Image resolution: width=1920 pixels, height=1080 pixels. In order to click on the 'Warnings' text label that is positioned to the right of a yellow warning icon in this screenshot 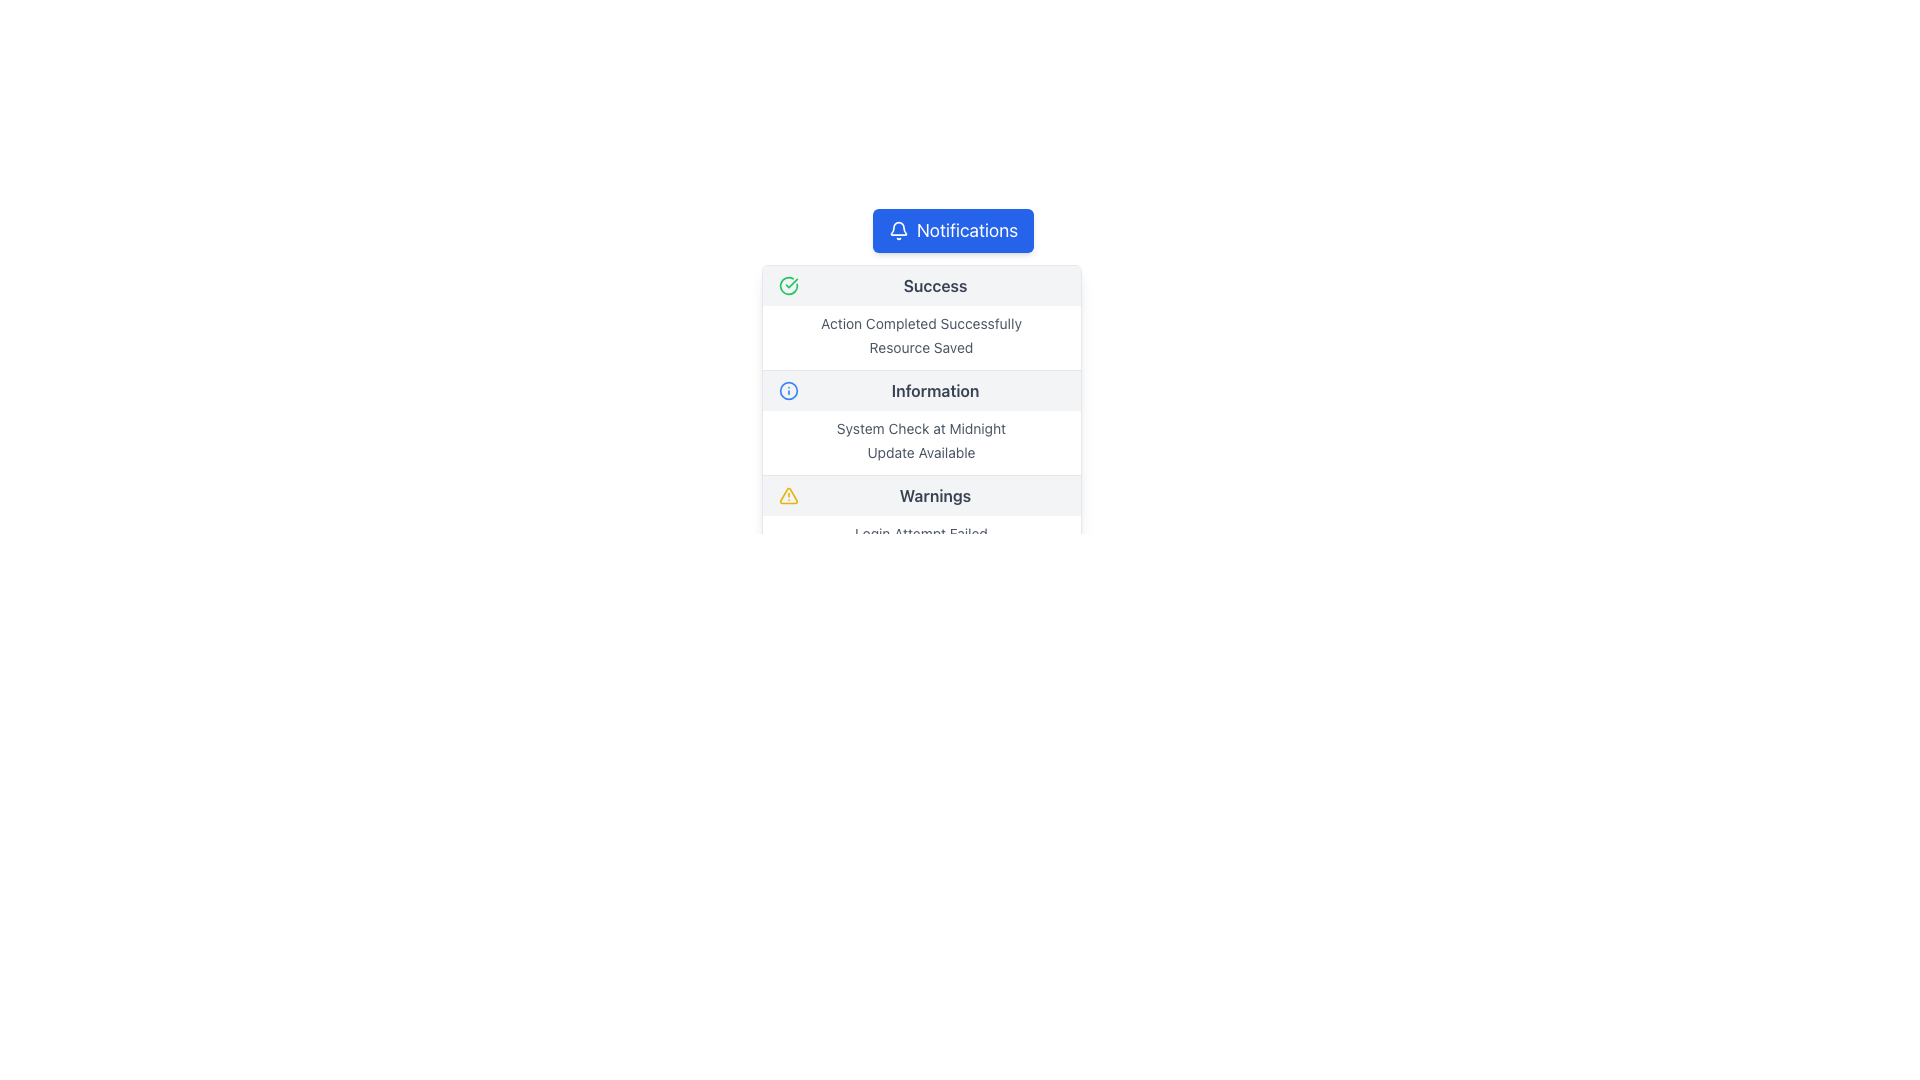, I will do `click(934, 495)`.